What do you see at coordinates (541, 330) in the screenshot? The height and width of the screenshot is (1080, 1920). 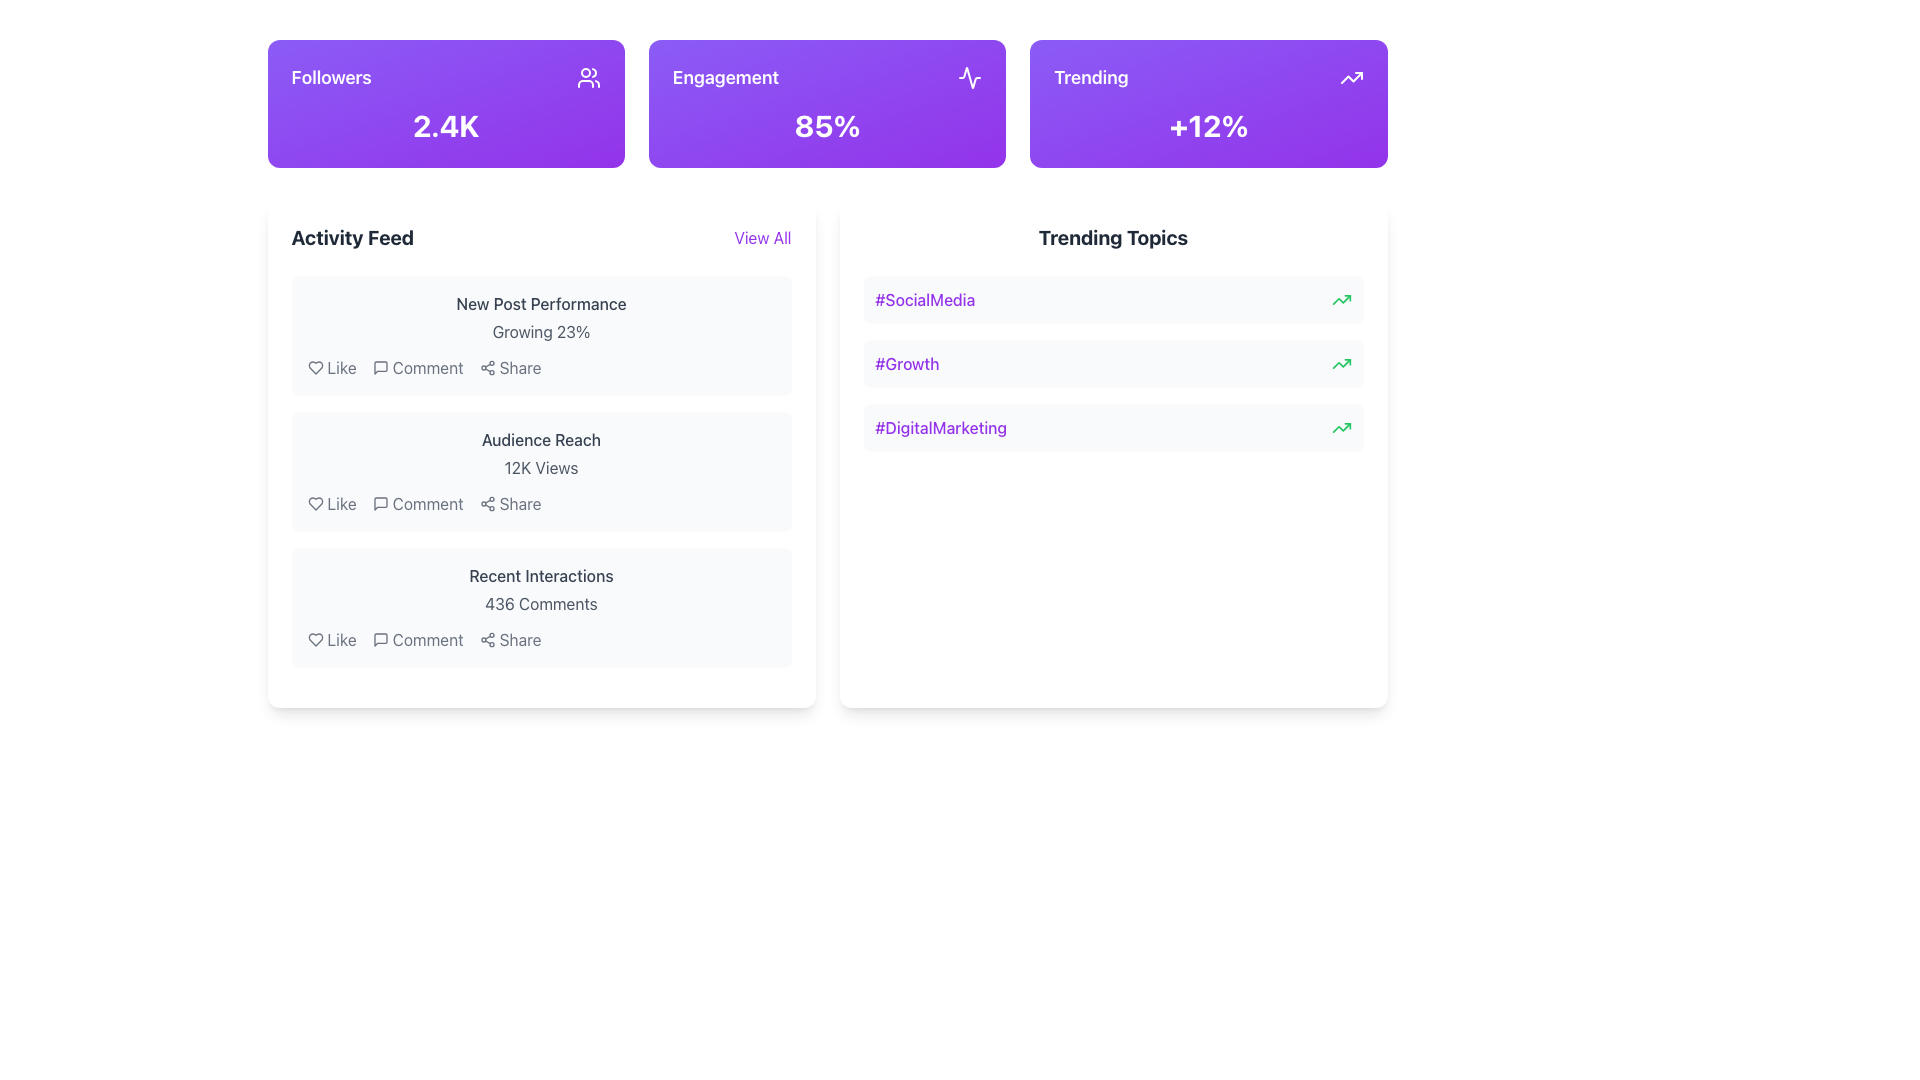 I see `the Text label that communicates the growth percentage for the 'New Post Performance' segment, located beneath the title 'New Post Performance' and above the options 'Like', 'Comment', and 'Share'` at bounding box center [541, 330].